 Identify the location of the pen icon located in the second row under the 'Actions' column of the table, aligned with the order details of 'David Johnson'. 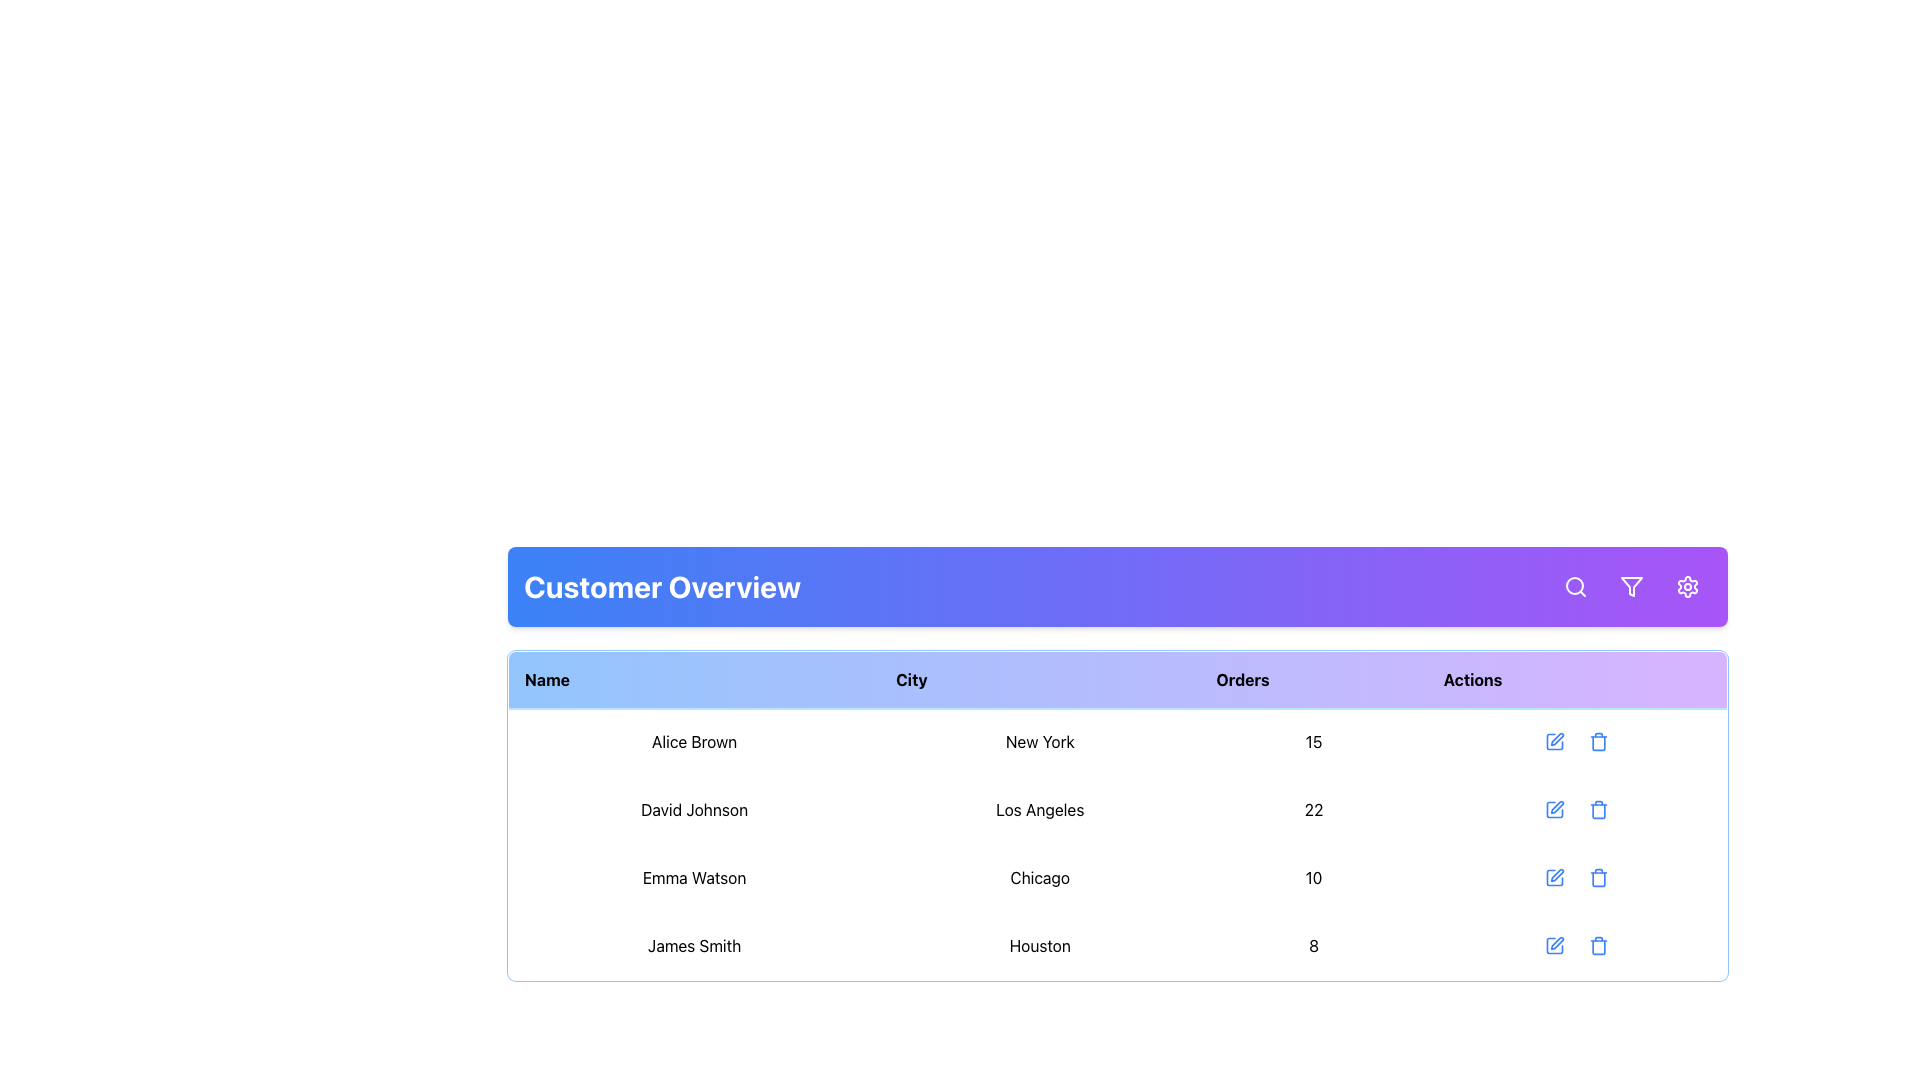
(1555, 805).